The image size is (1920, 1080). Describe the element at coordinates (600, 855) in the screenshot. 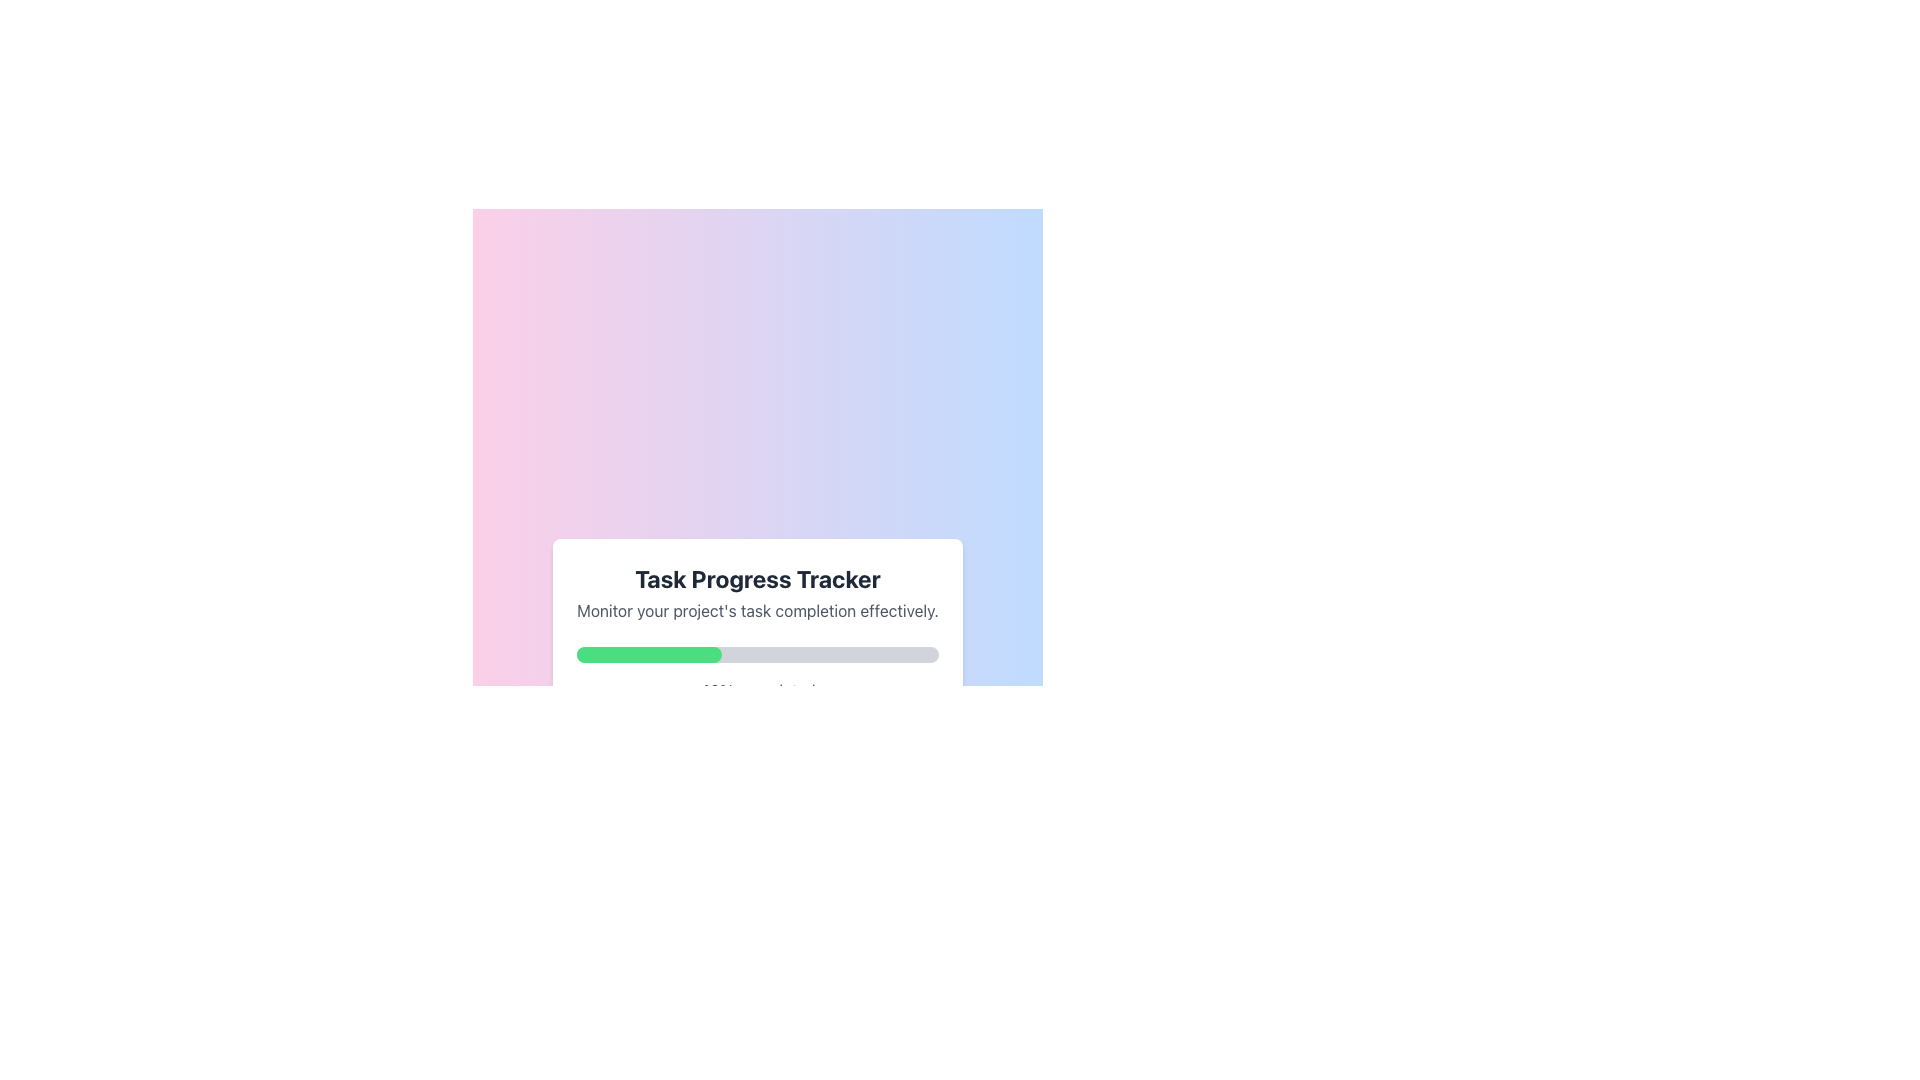

I see `the small SVG square element with a rounded-corner design, which has a gray border and transparent fill, located at the bottom of the visible interface` at that location.